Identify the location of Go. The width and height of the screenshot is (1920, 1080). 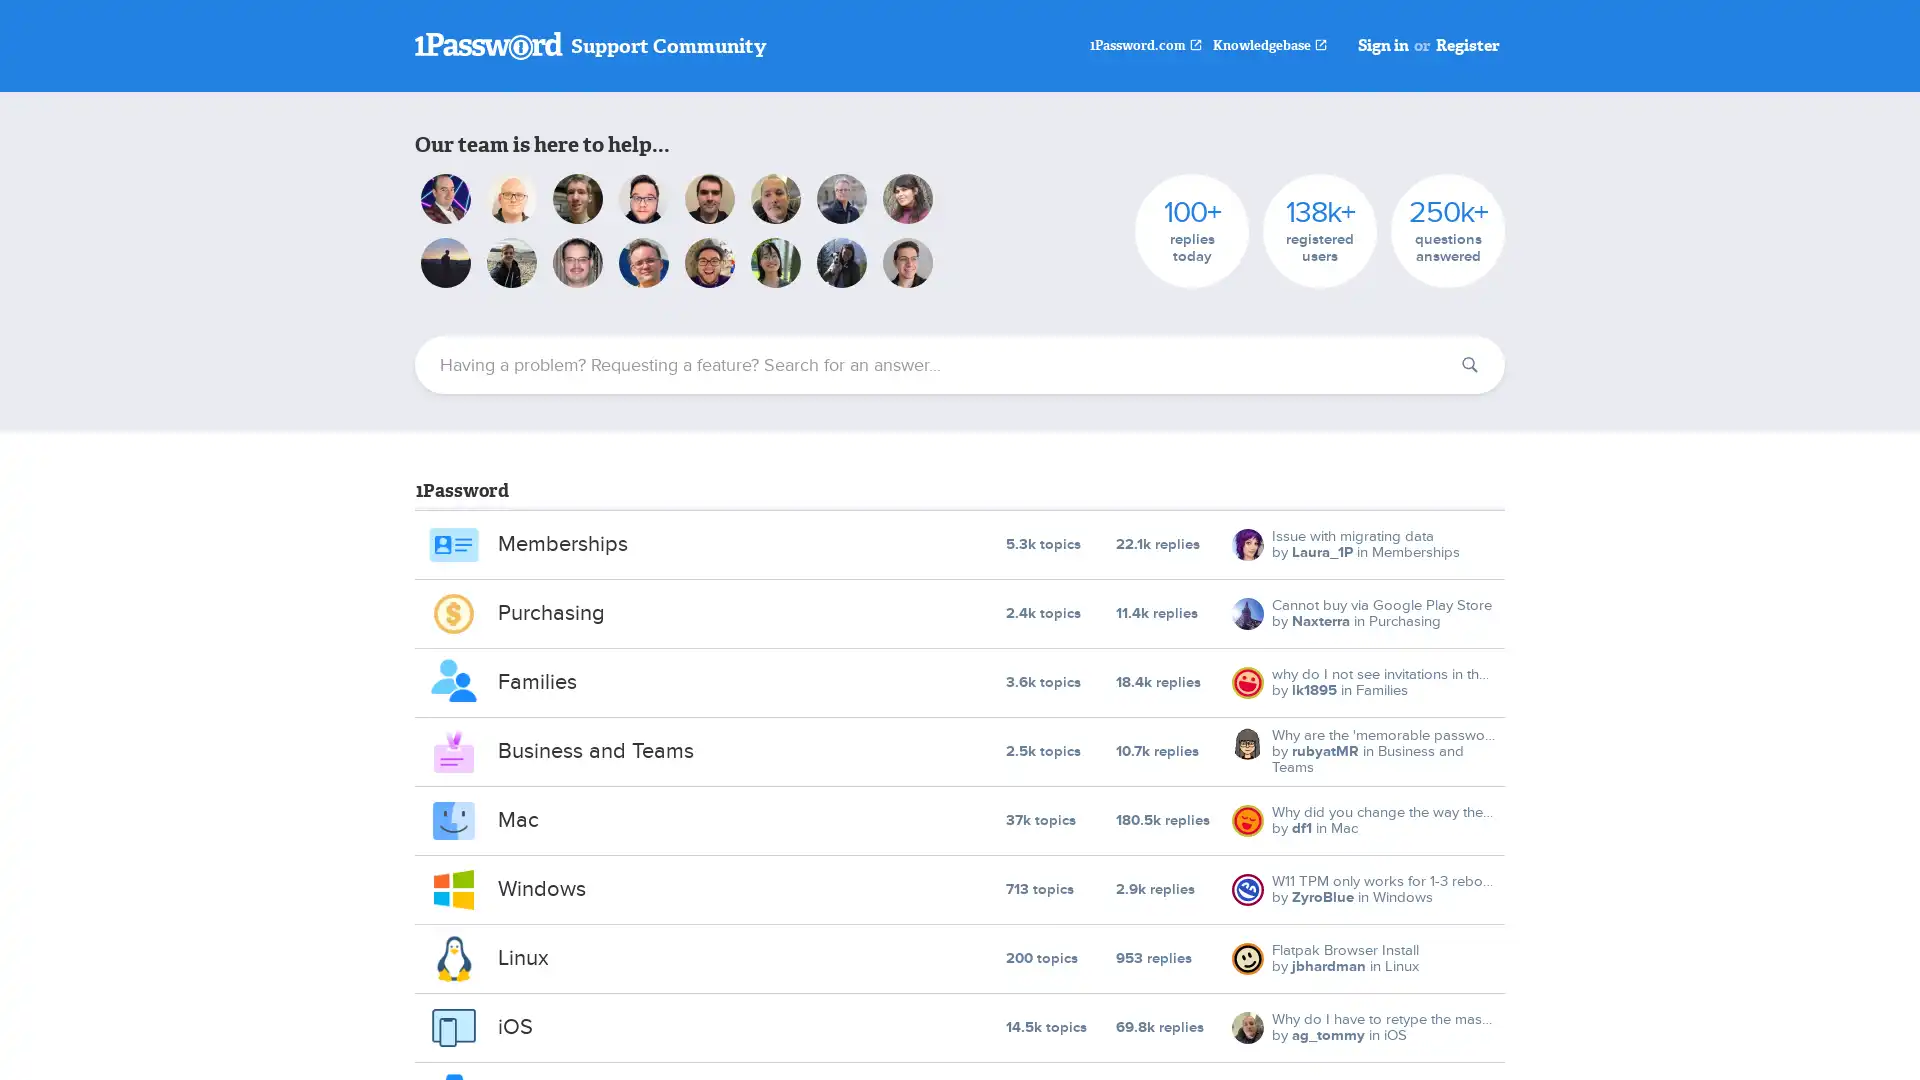
(1469, 365).